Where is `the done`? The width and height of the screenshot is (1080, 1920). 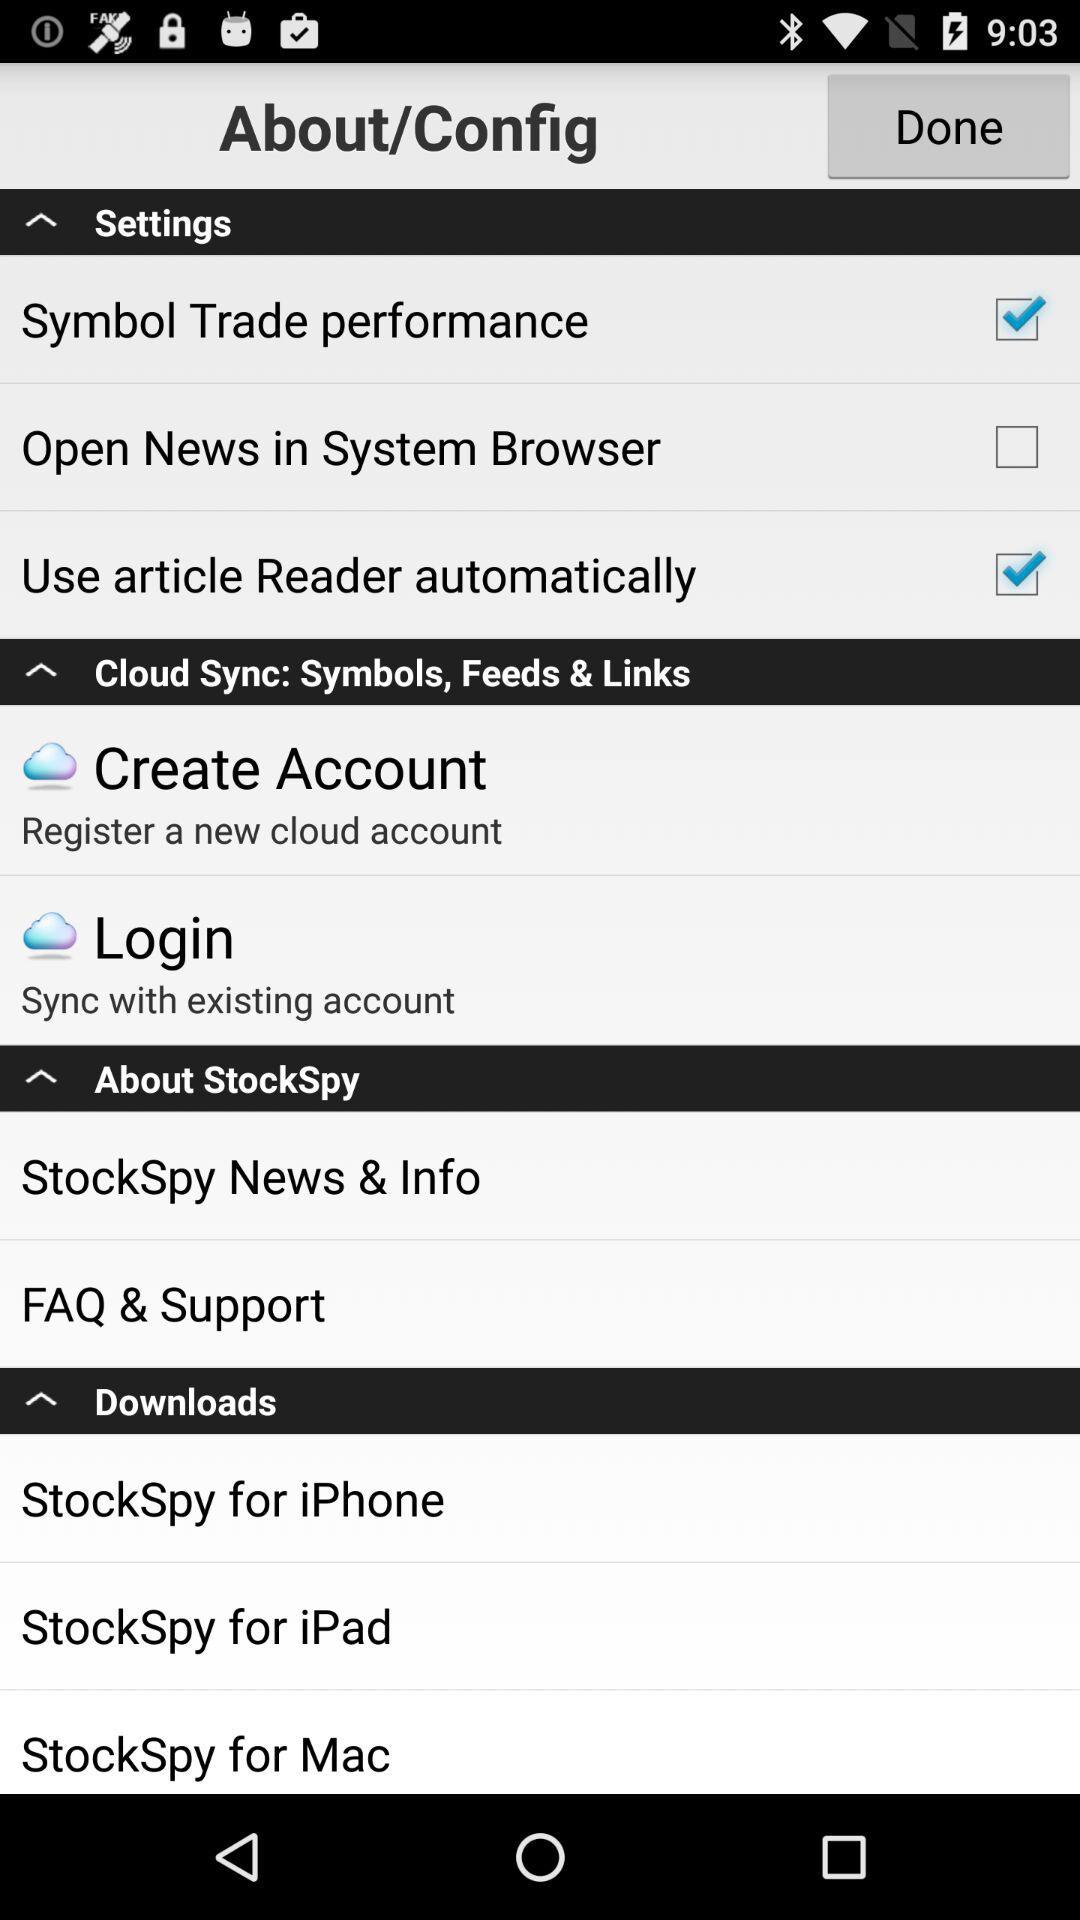
the done is located at coordinates (947, 124).